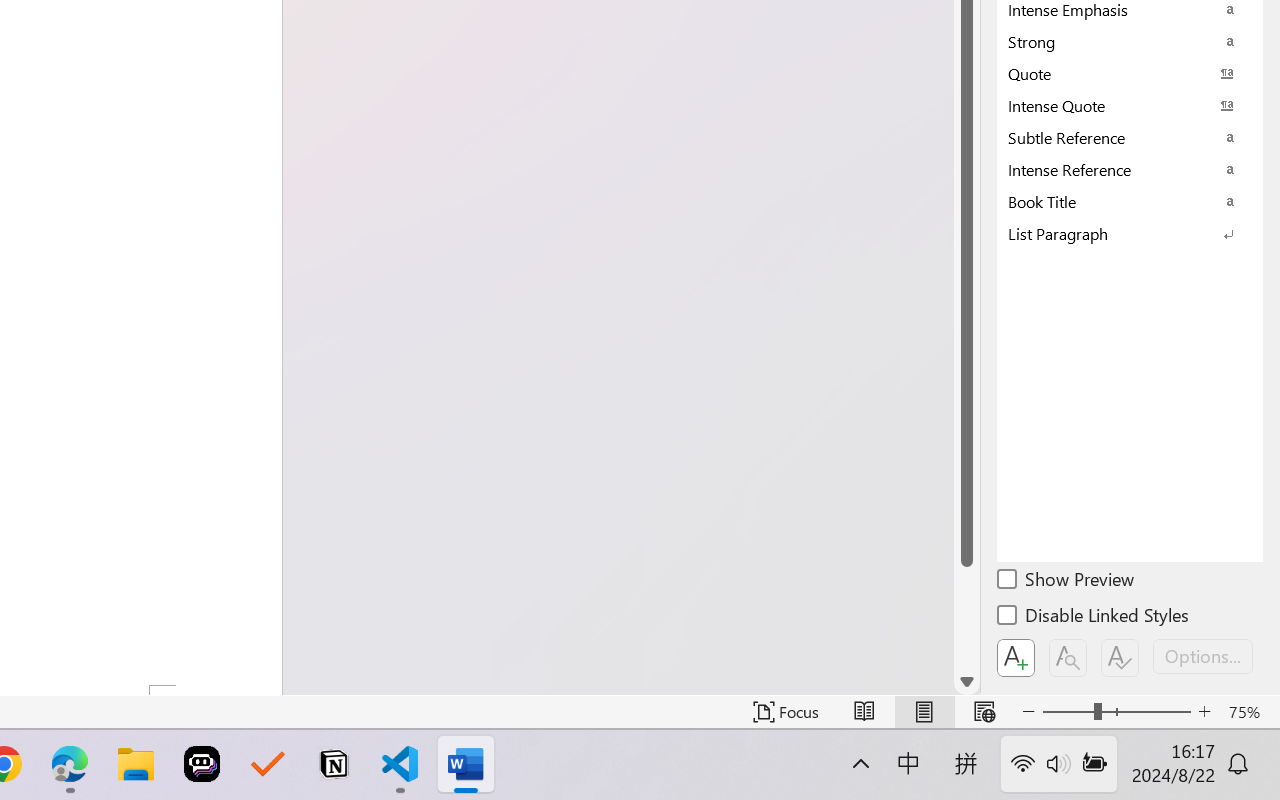  What do you see at coordinates (1130, 201) in the screenshot?
I see `'Book Title'` at bounding box center [1130, 201].